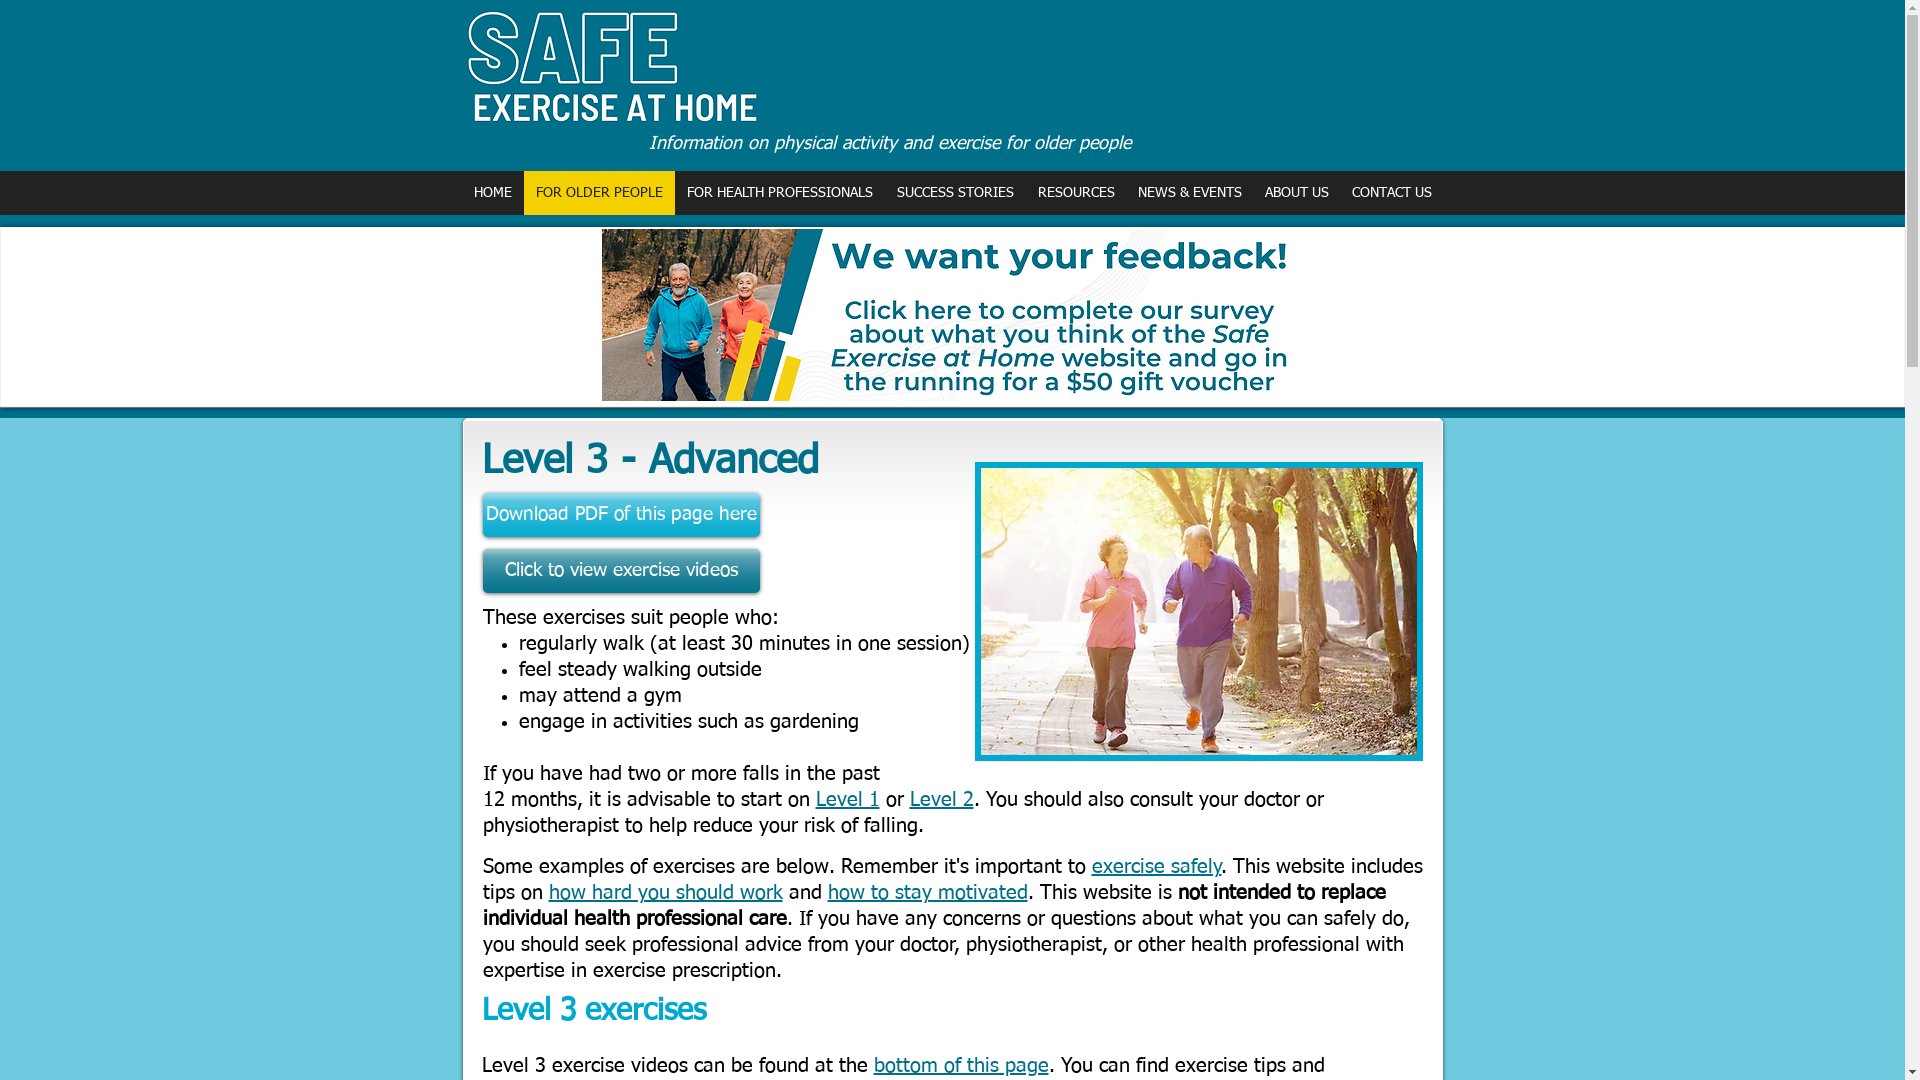 The image size is (1920, 1080). I want to click on 'Click to view exercise videos', so click(619, 570).